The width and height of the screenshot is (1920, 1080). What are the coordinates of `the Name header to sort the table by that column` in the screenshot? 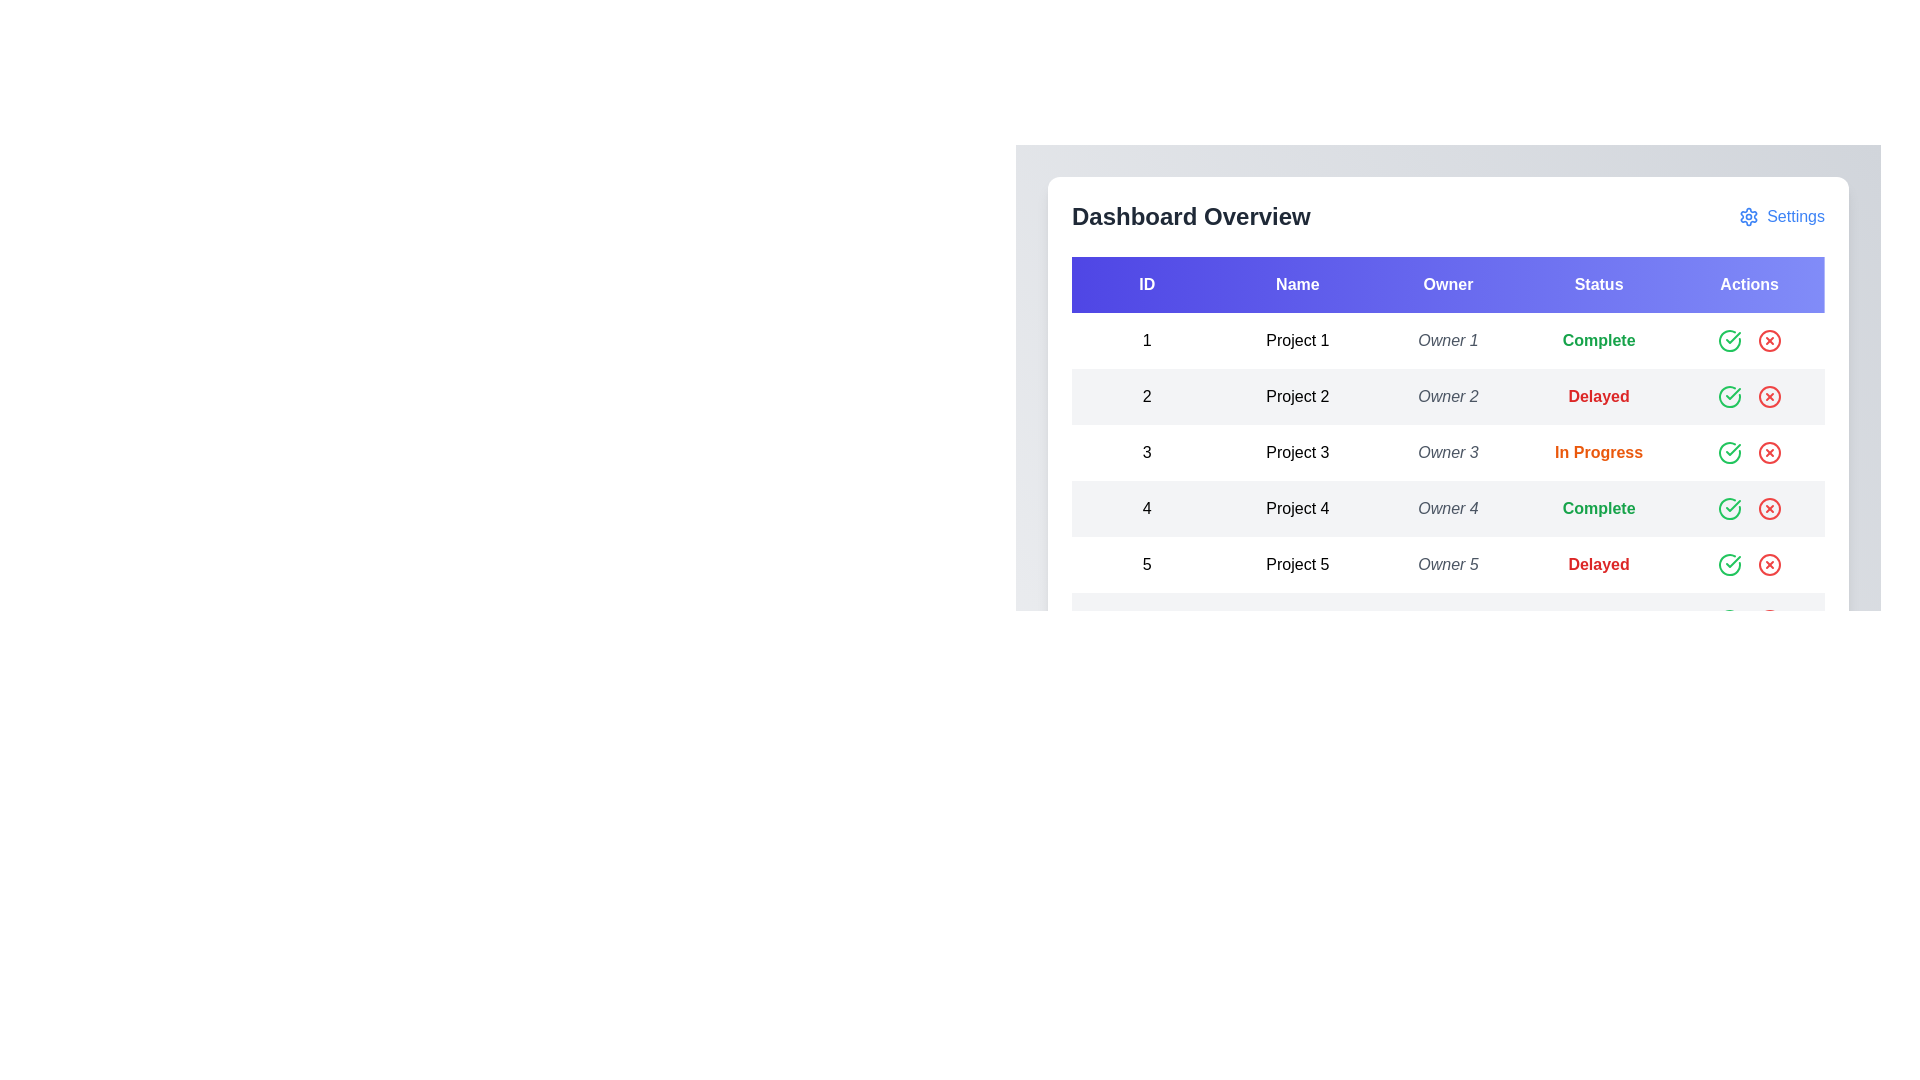 It's located at (1297, 285).